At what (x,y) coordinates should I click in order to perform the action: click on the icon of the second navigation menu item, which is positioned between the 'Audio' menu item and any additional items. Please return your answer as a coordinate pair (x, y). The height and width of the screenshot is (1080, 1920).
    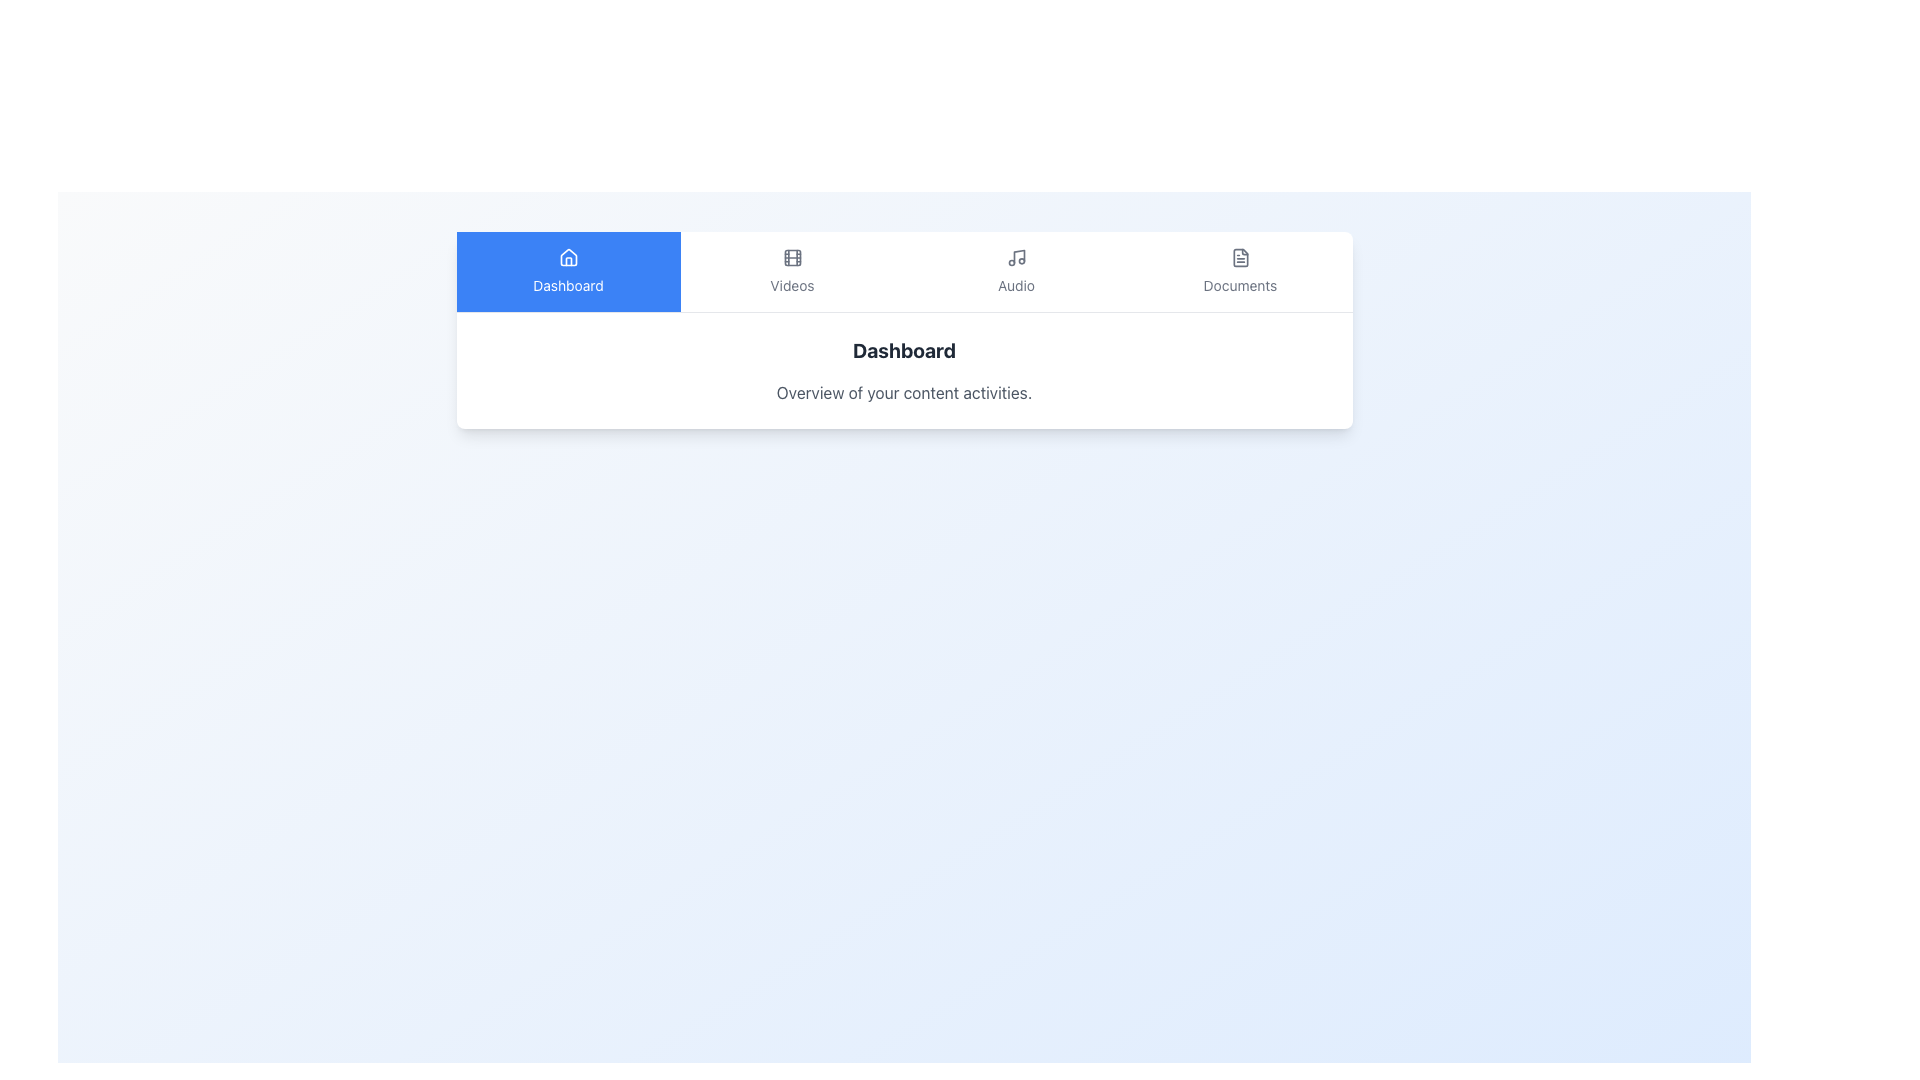
    Looking at the image, I should click on (1239, 272).